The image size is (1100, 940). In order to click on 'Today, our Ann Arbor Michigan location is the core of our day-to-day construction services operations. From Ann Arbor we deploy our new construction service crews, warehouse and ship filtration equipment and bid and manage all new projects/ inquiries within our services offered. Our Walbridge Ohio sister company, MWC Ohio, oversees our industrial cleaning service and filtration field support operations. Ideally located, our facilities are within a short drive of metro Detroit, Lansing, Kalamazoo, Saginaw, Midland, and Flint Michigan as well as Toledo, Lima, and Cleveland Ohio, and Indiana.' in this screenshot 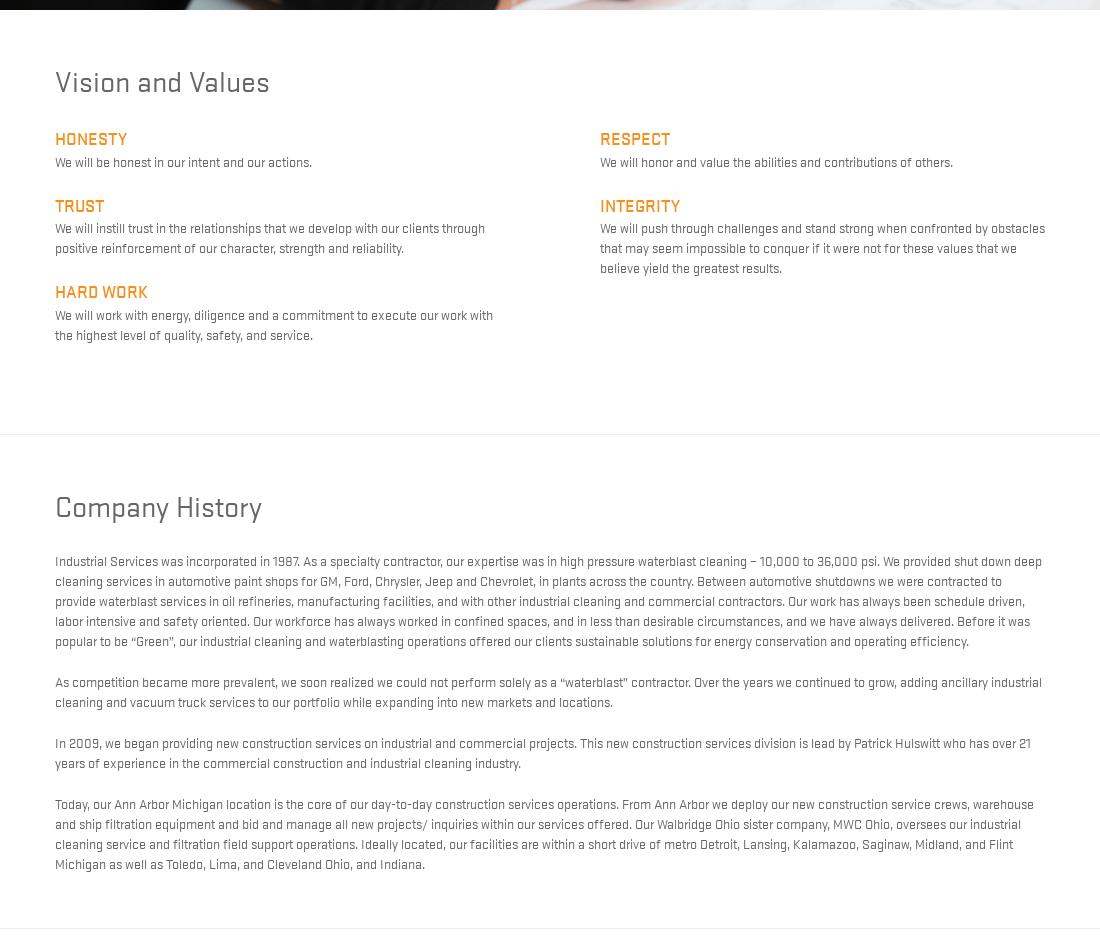, I will do `click(544, 832)`.